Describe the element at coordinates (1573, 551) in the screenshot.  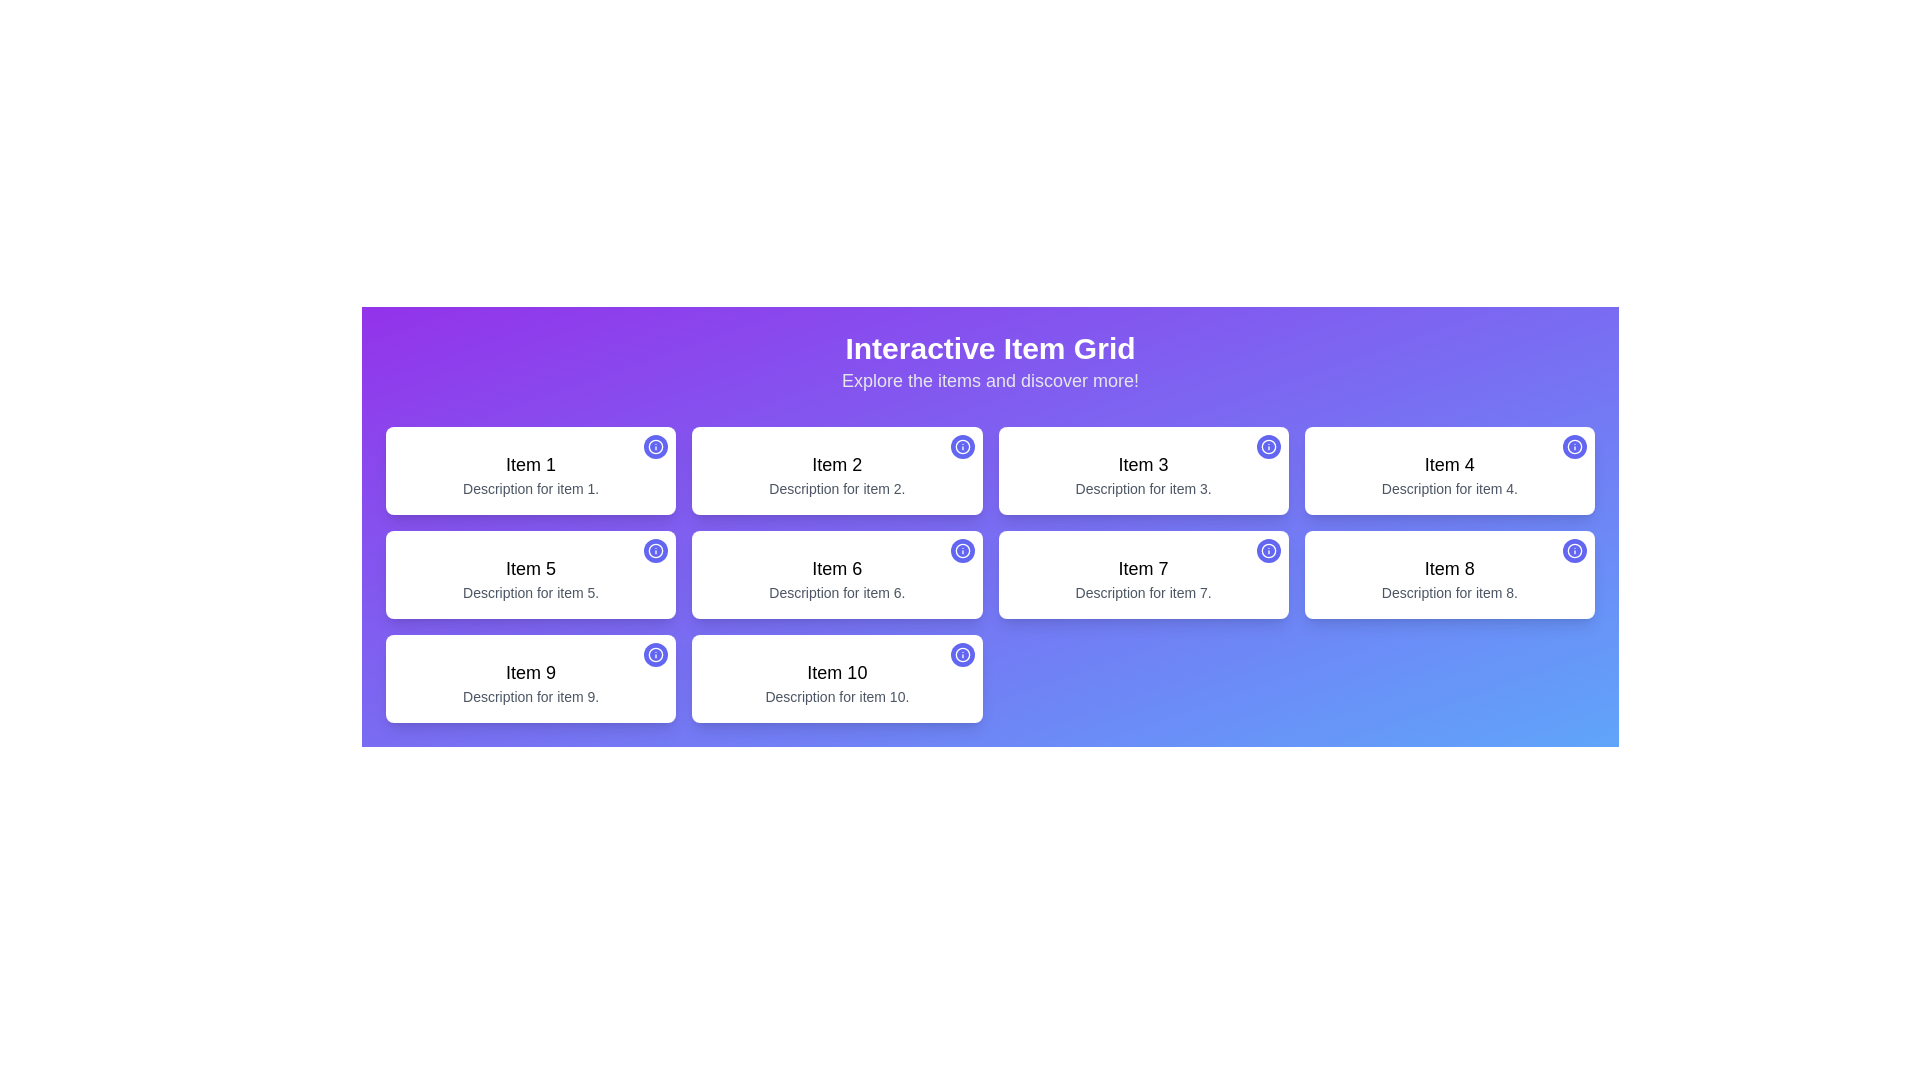
I see `the informational Icon button located in the top-right corner of the 'Item 8' card` at that location.